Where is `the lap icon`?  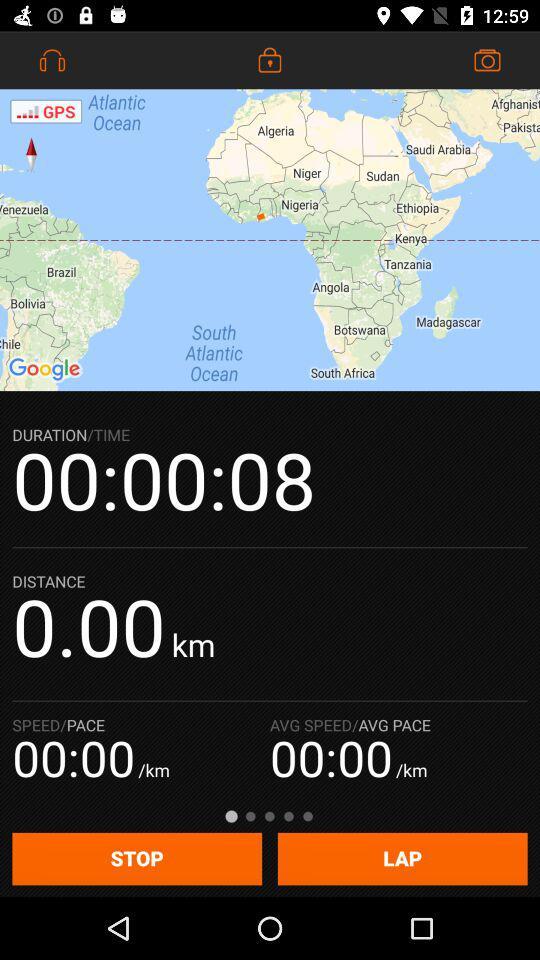 the lap icon is located at coordinates (402, 858).